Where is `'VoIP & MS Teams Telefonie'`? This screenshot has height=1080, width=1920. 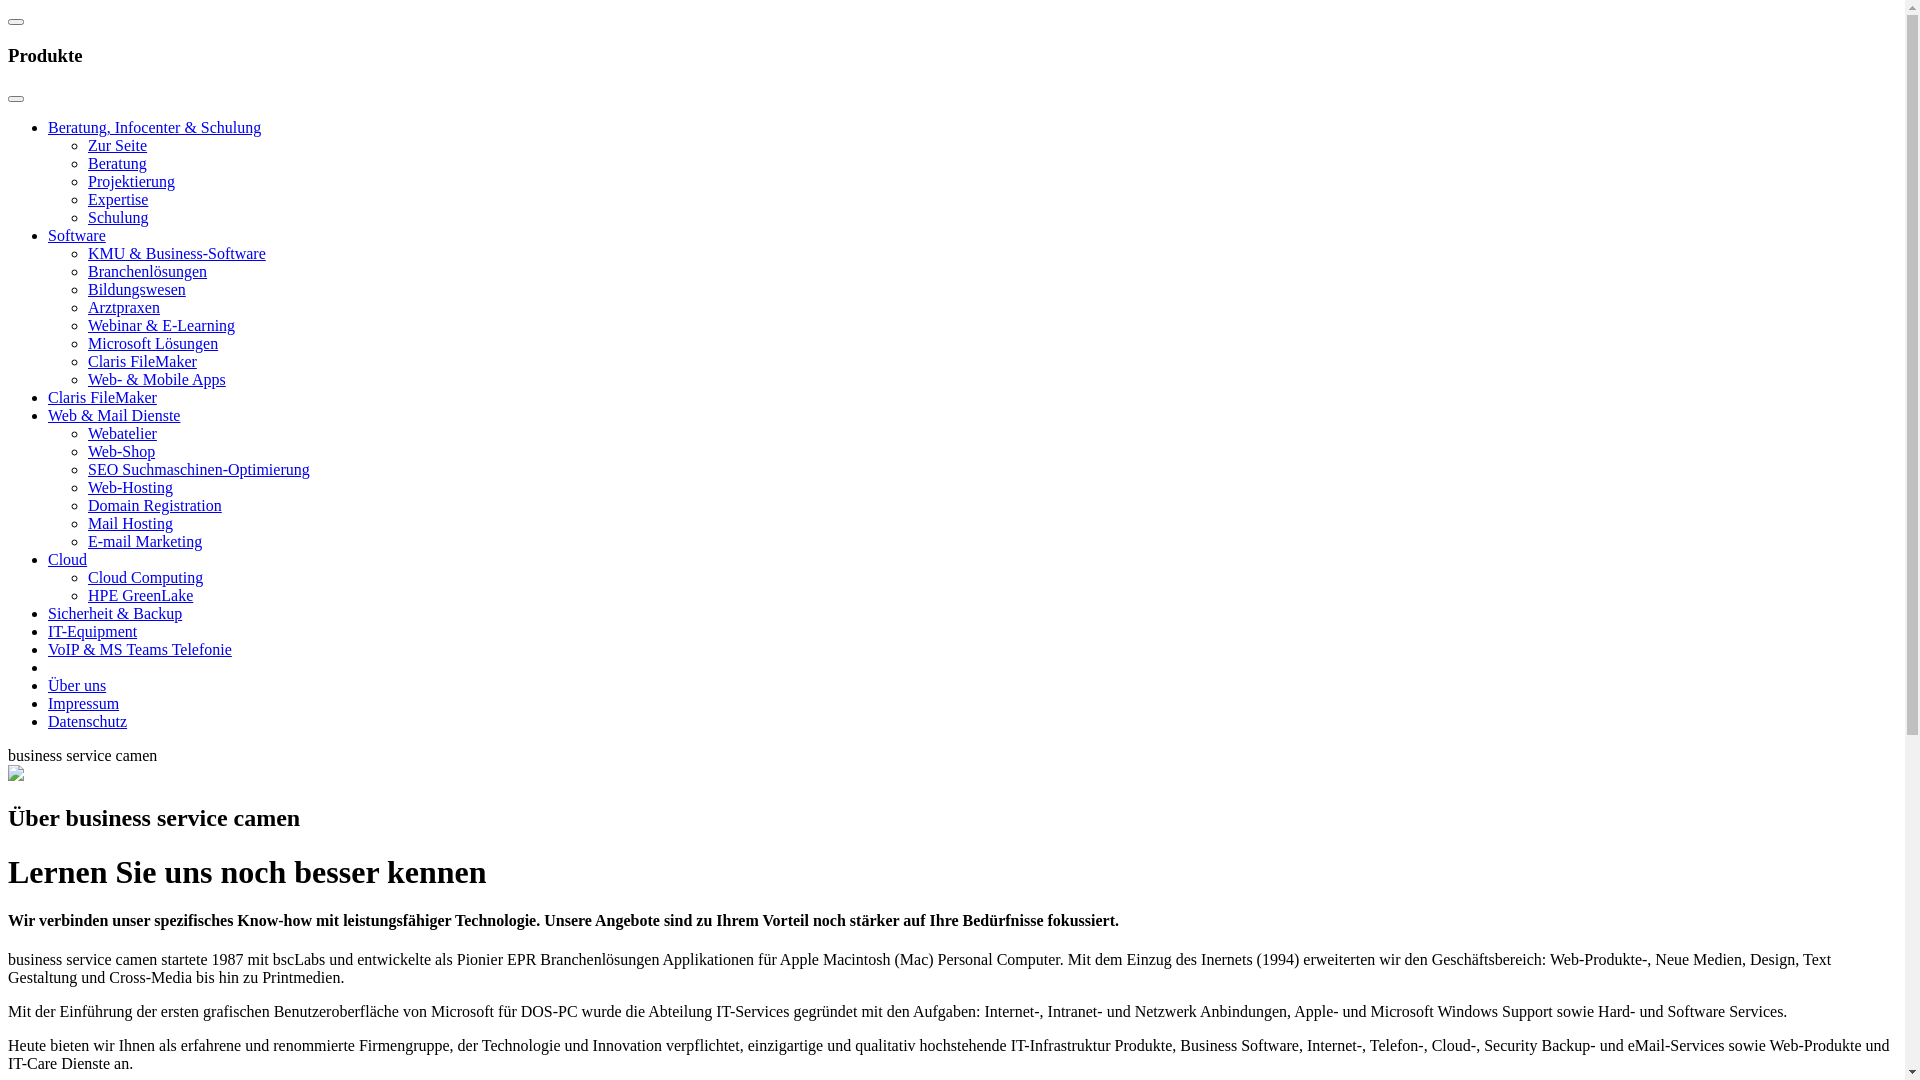
'VoIP & MS Teams Telefonie' is located at coordinates (138, 649).